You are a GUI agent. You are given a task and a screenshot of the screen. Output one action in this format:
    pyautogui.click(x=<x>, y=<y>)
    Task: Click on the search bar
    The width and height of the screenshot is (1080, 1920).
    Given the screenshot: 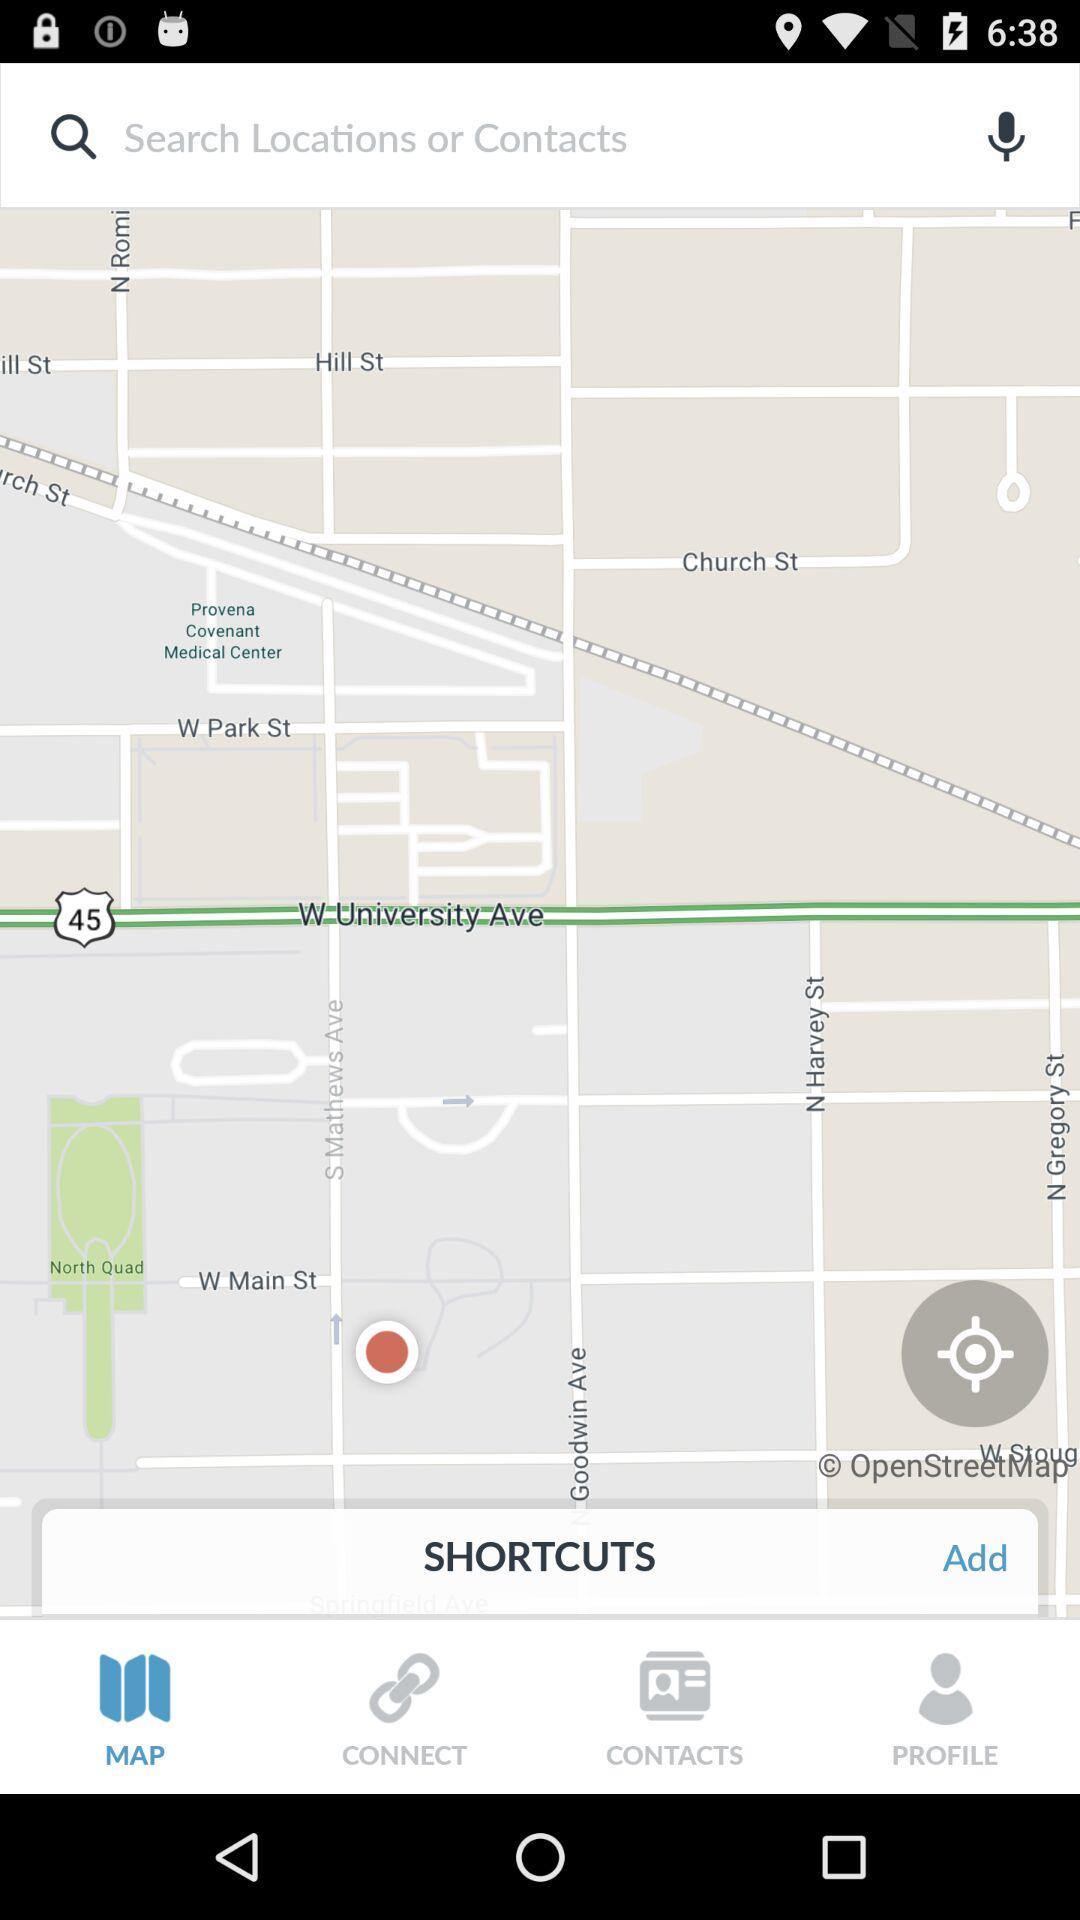 What is the action you would take?
    pyautogui.click(x=507, y=135)
    